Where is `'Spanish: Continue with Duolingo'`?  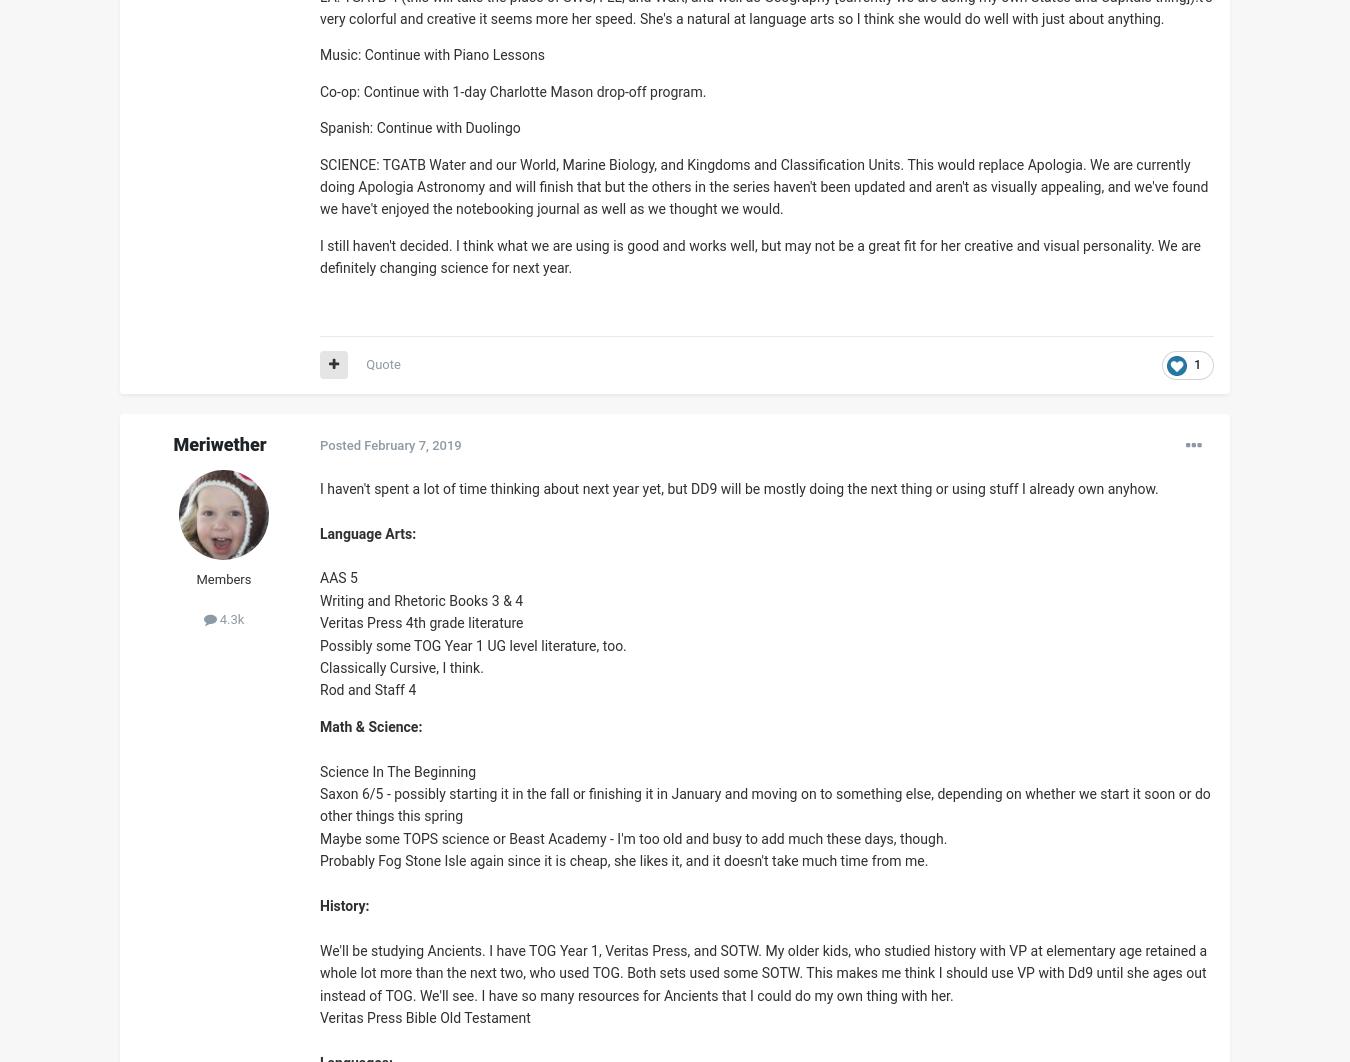
'Spanish: Continue with Duolingo' is located at coordinates (318, 127).